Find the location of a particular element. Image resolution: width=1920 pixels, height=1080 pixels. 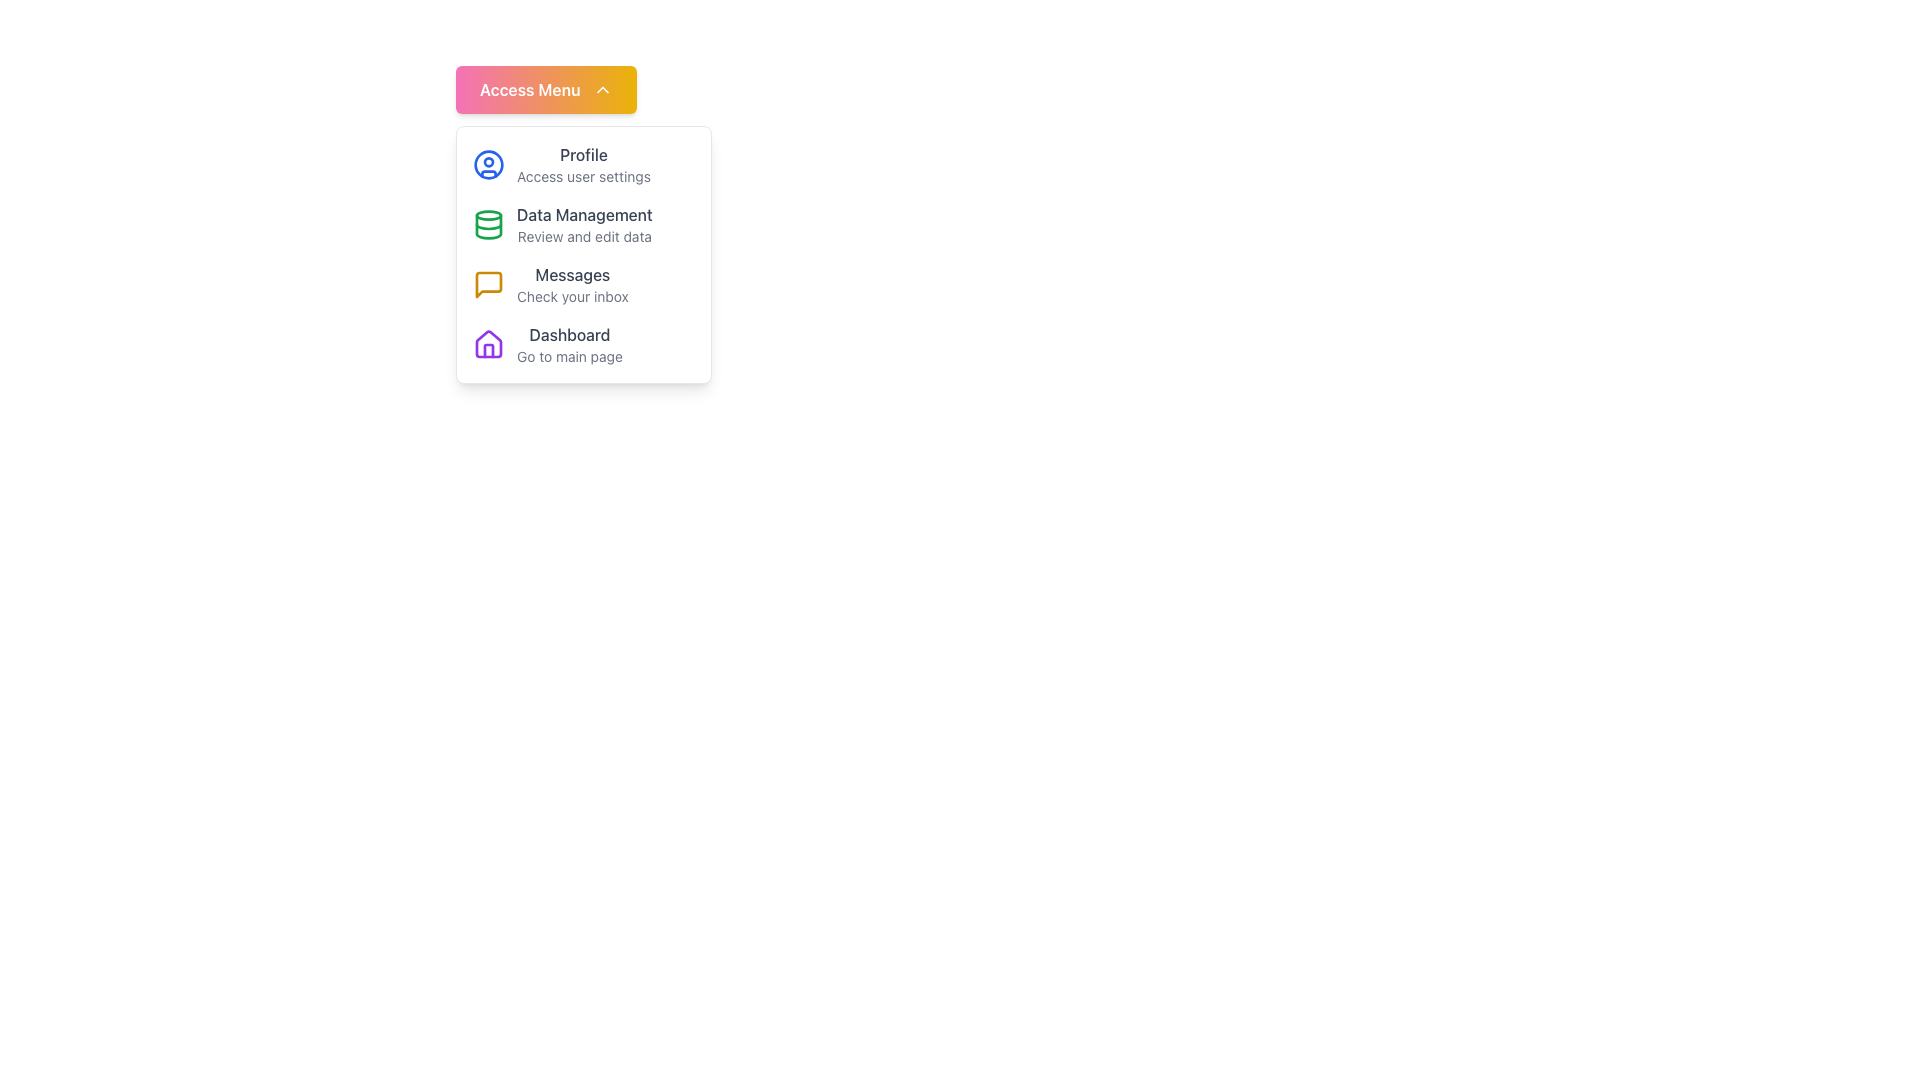

the green stacked cylindrical database icon located in the second row of the dropdown menu next to 'Data Management' as a visual cue is located at coordinates (489, 225).